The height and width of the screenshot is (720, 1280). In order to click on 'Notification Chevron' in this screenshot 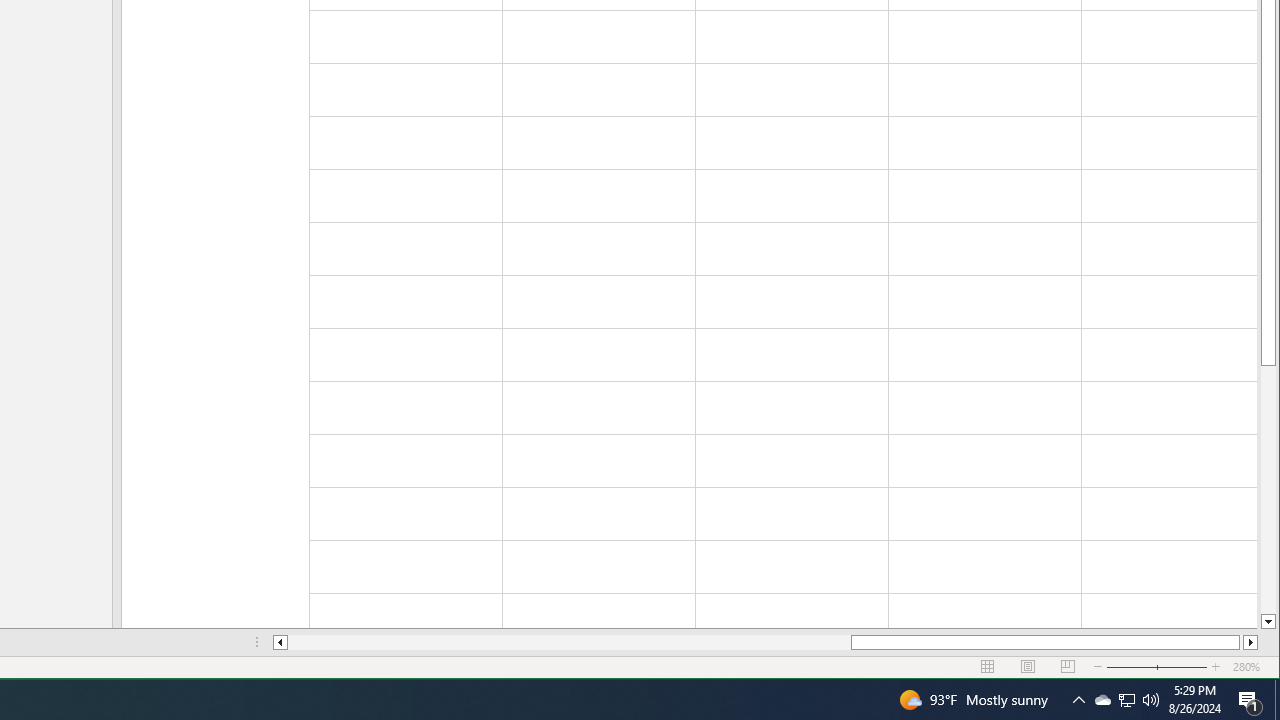, I will do `click(1078, 698)`.